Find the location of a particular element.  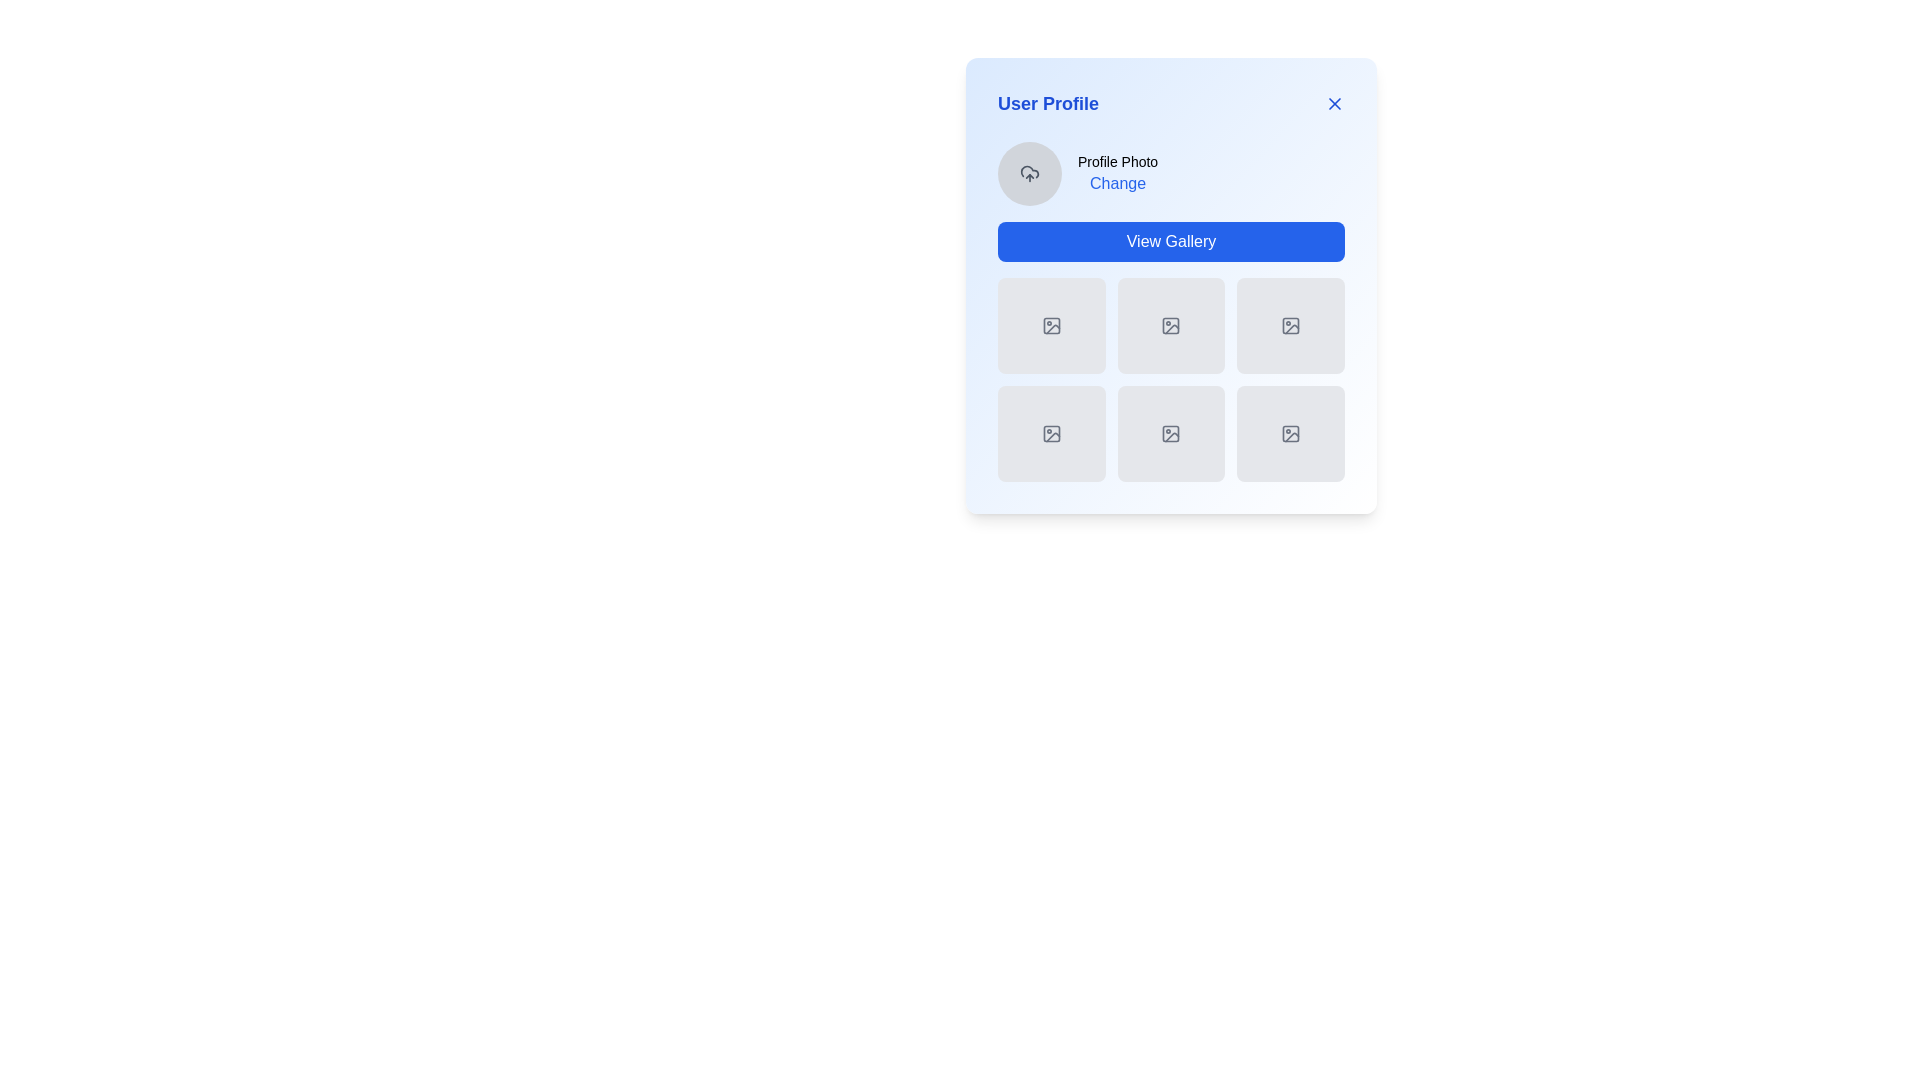

the image placeholder icon located in the second row and second column of a 2x3 grid structure is located at coordinates (1050, 433).